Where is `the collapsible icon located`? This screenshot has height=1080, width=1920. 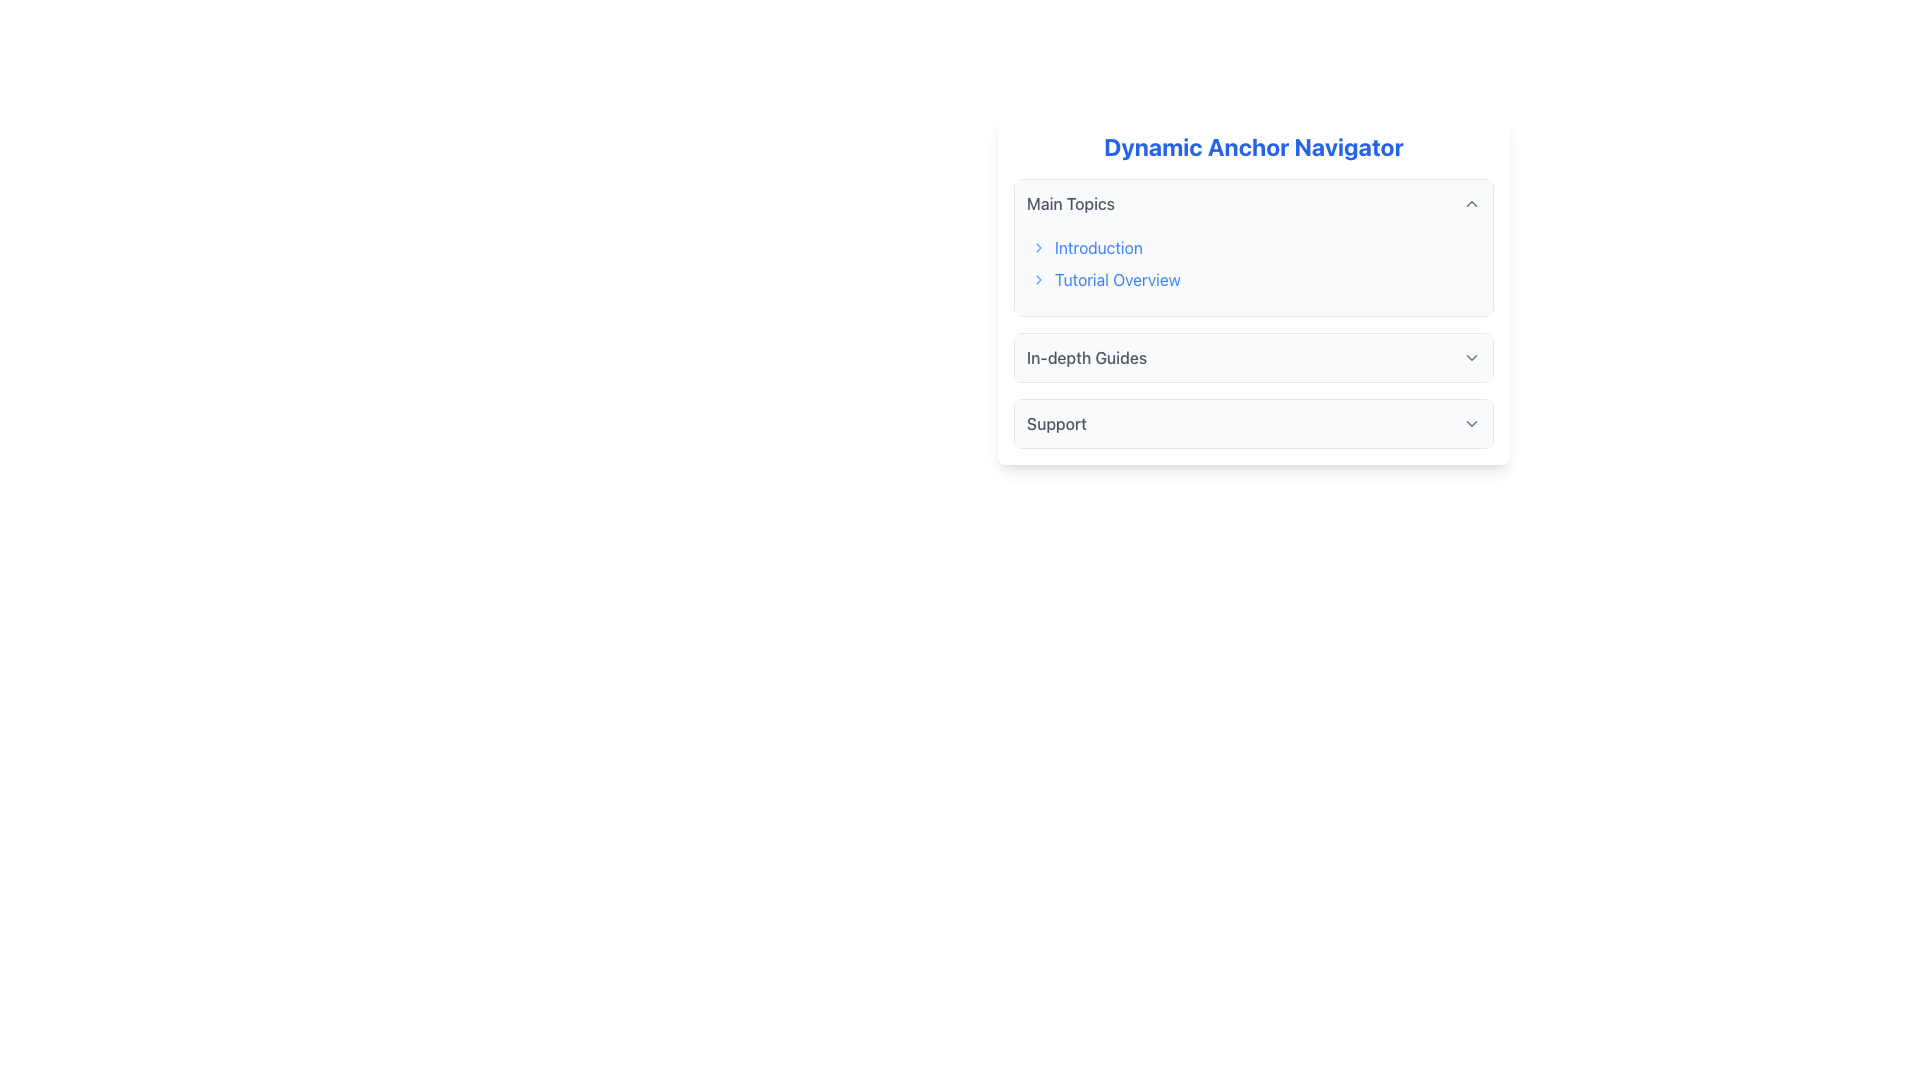 the collapsible icon located is located at coordinates (1472, 357).